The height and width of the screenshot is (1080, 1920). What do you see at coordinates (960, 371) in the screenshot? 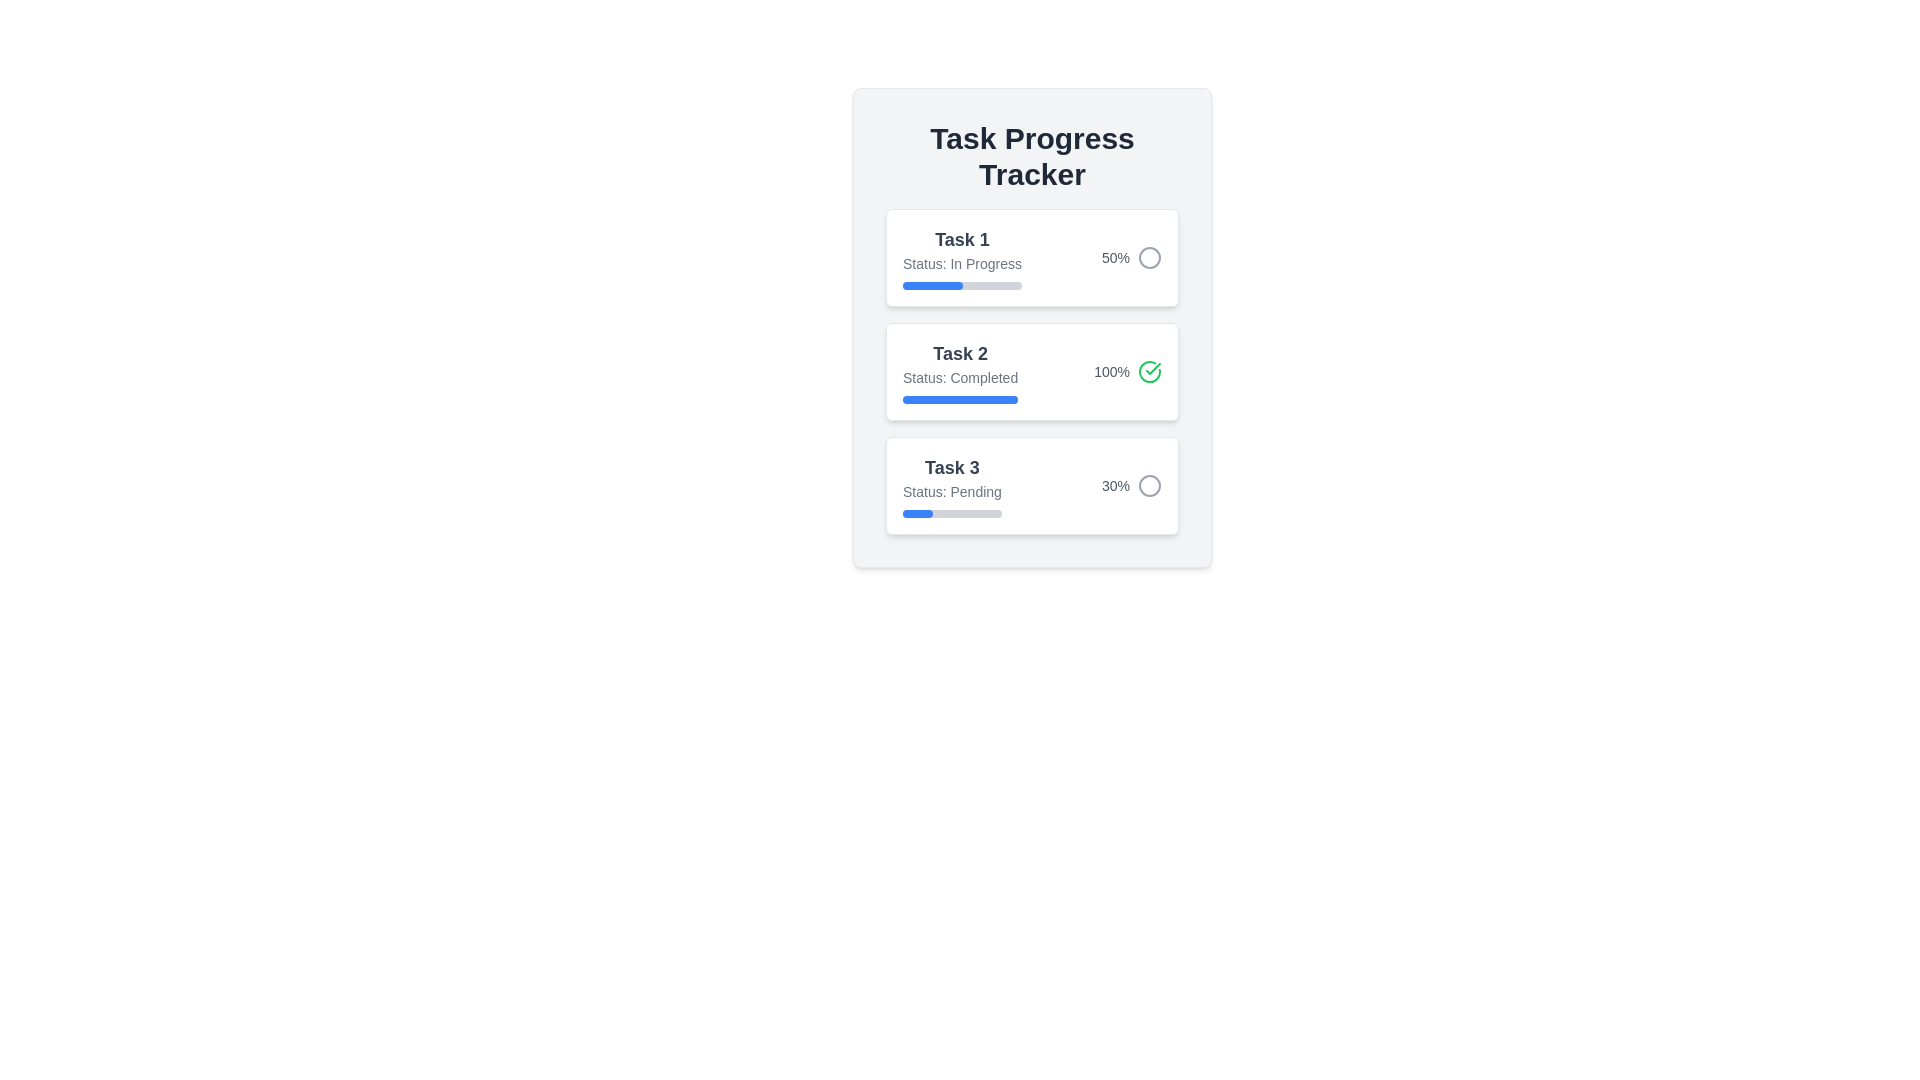
I see `information from the second task text label in the task management interface, which shows the task name and status` at bounding box center [960, 371].